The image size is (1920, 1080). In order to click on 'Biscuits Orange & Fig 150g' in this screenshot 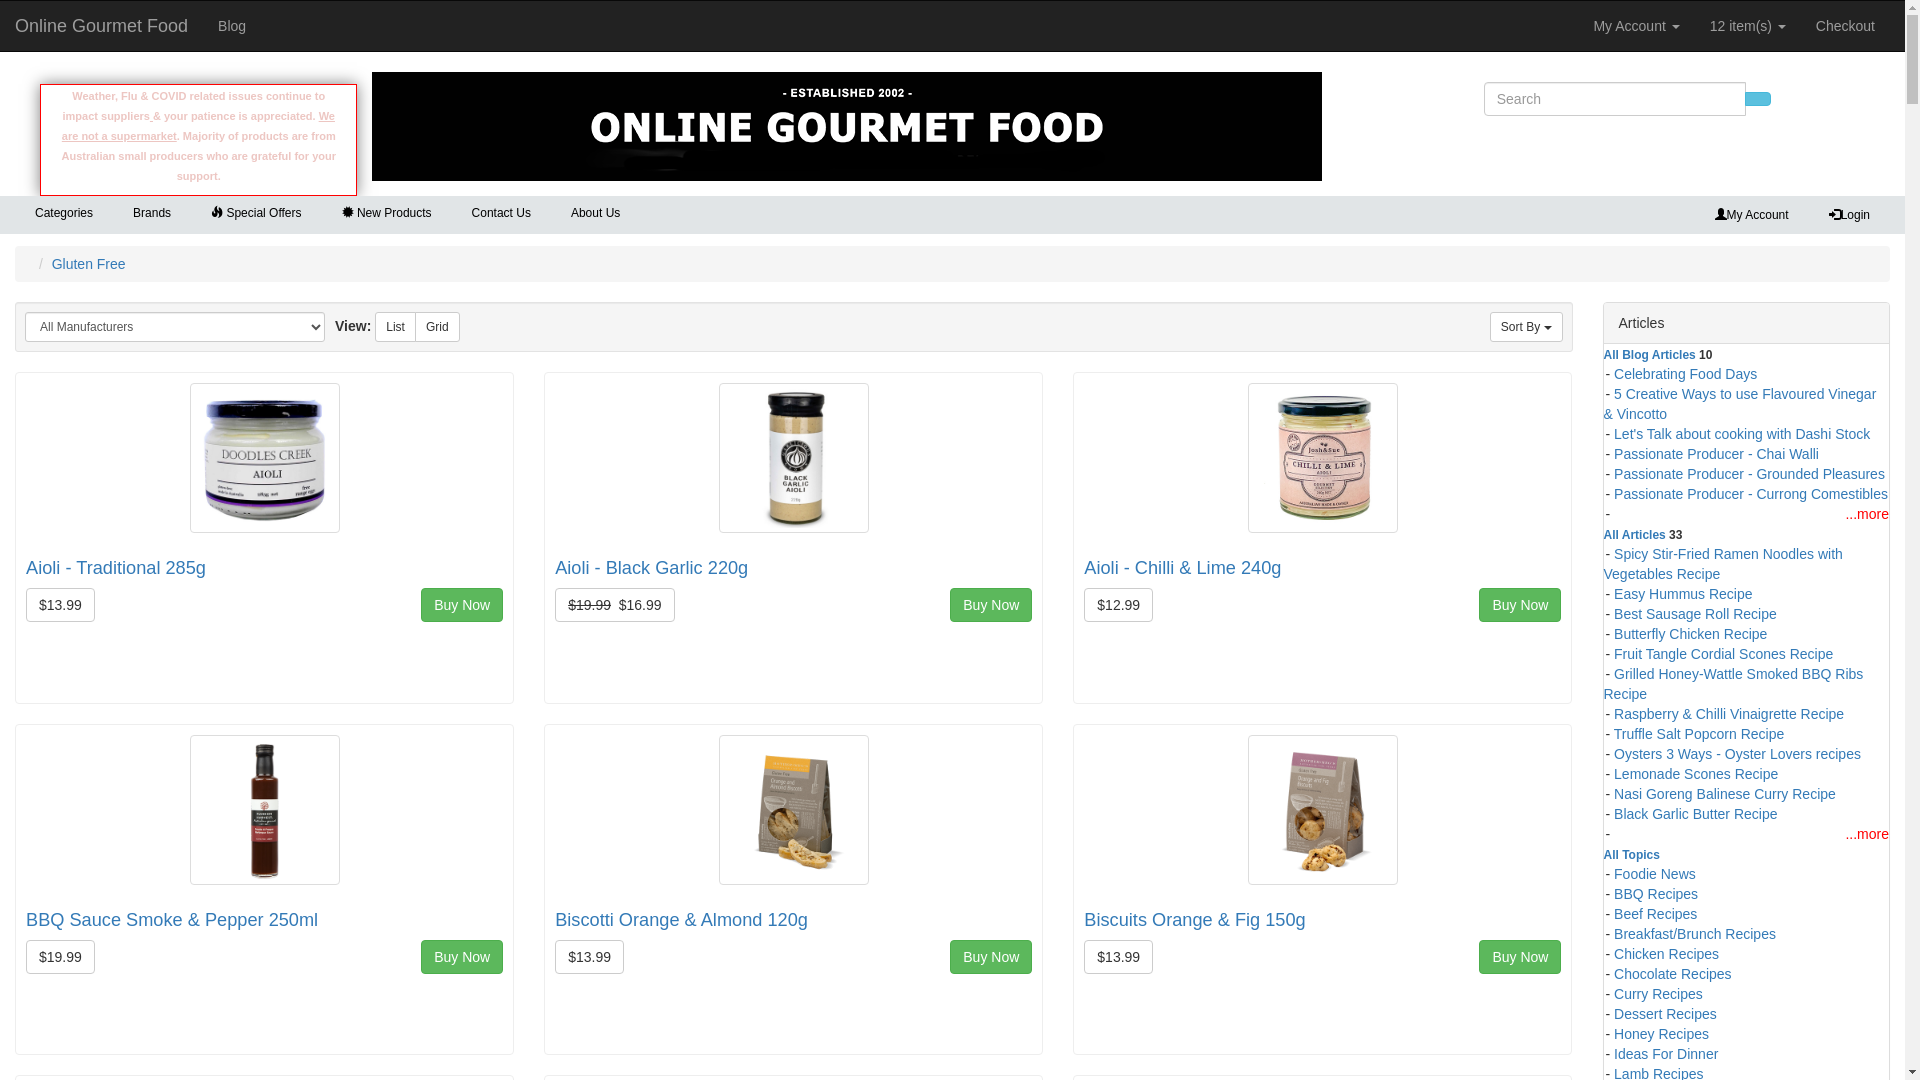, I will do `click(1194, 920)`.